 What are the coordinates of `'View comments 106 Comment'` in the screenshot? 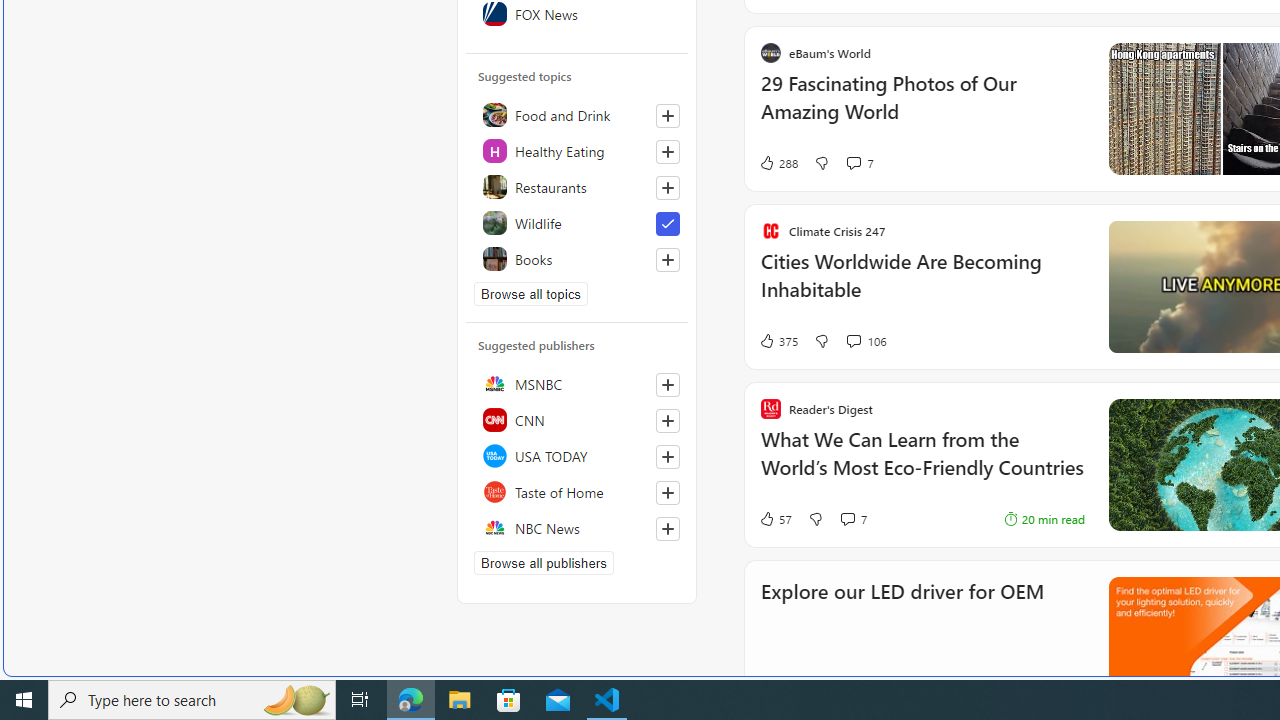 It's located at (865, 339).